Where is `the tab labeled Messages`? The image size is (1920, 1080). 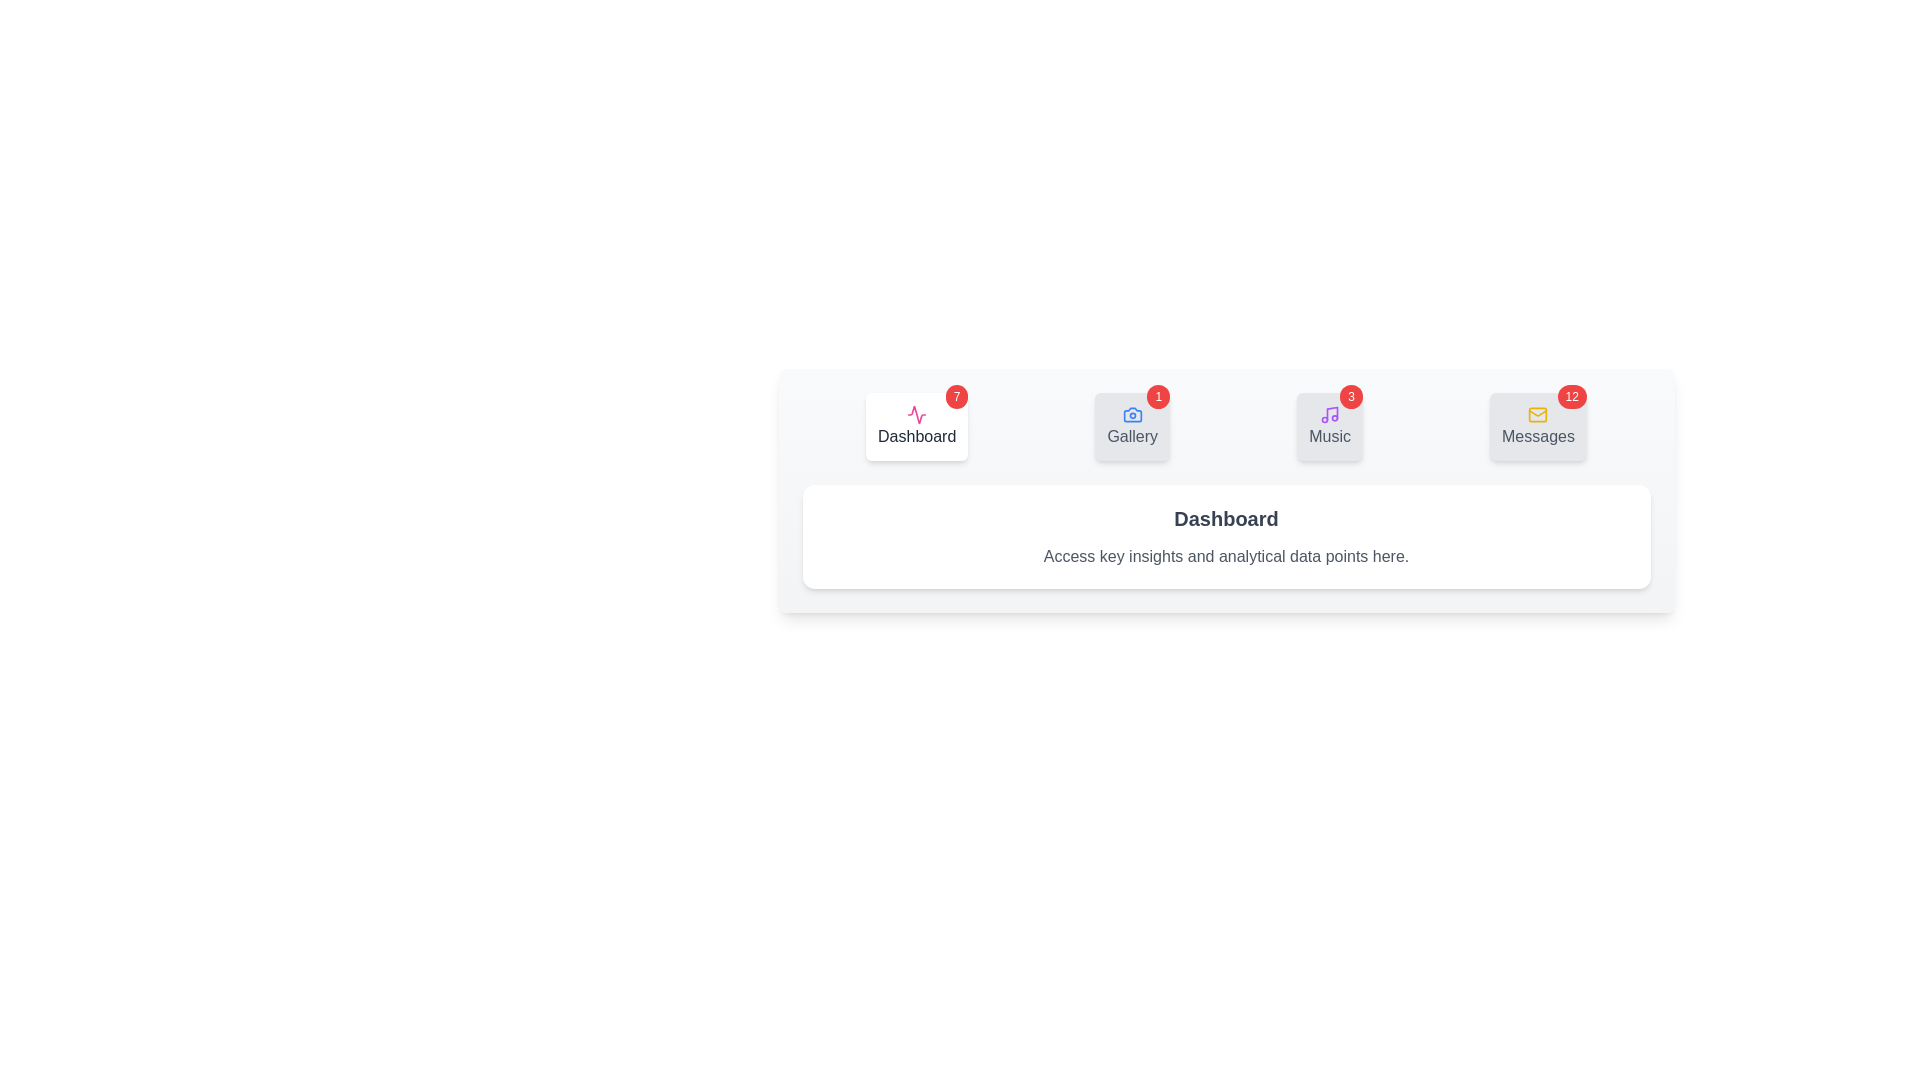
the tab labeled Messages is located at coordinates (1537, 426).